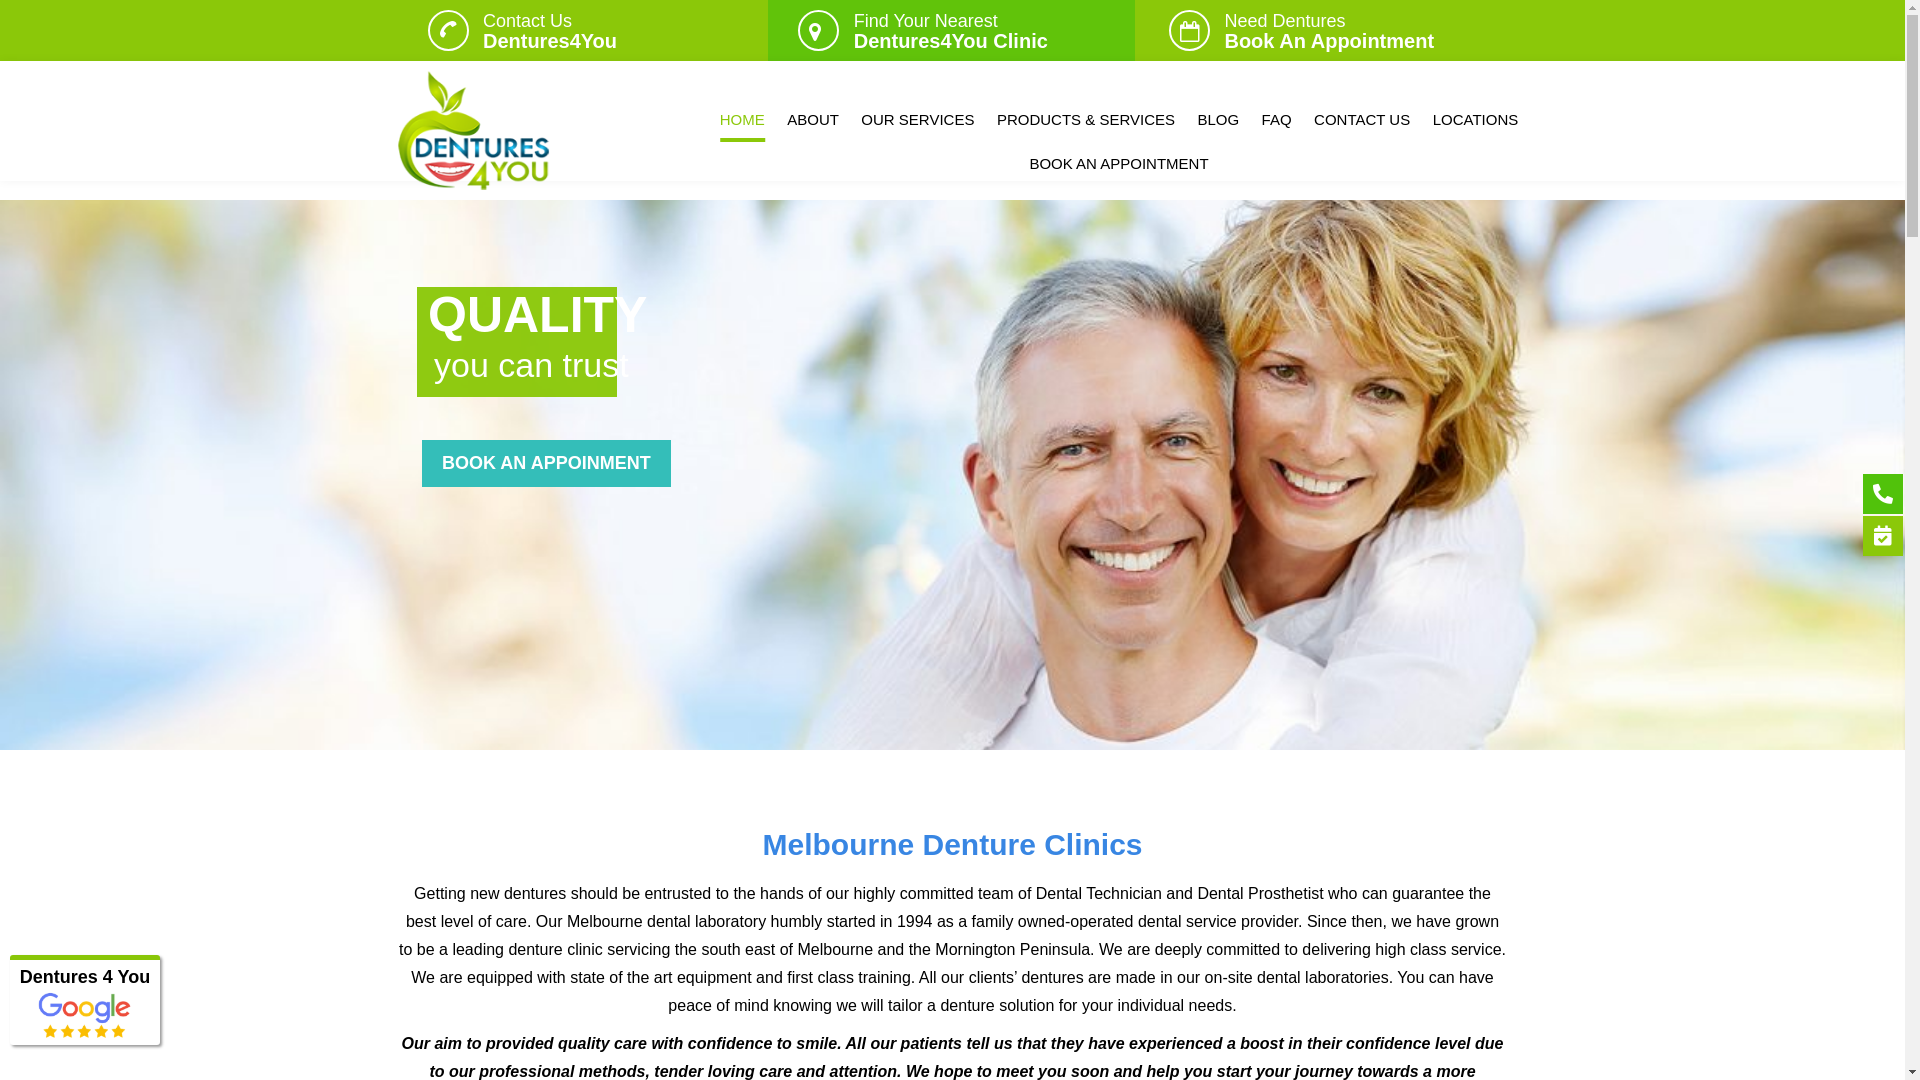 This screenshot has width=1920, height=1080. I want to click on 'PRODUCTS & SERVICES', so click(1084, 119).